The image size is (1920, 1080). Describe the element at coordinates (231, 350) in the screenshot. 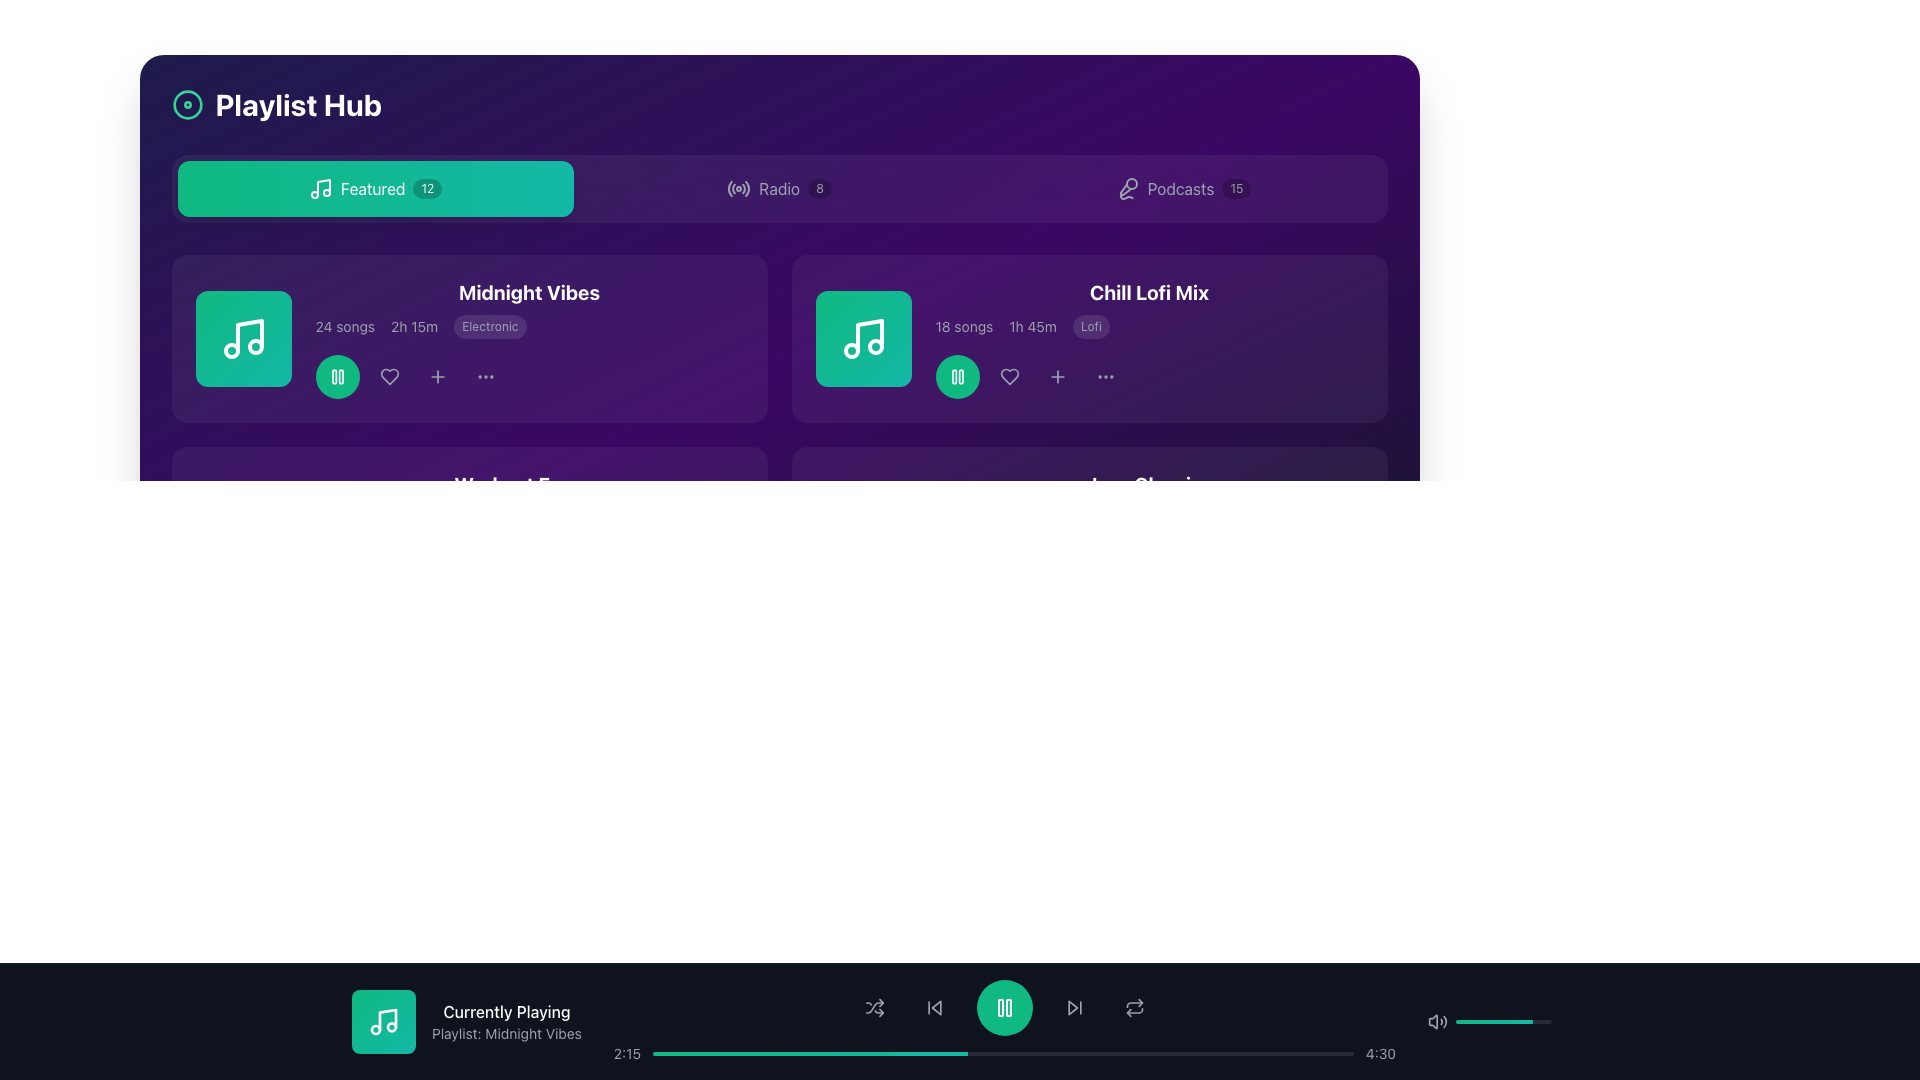

I see `the first small circular shape with a green outline located within the SVG icon of a musical note, positioned towards the bottom-left corner of the icon` at that location.